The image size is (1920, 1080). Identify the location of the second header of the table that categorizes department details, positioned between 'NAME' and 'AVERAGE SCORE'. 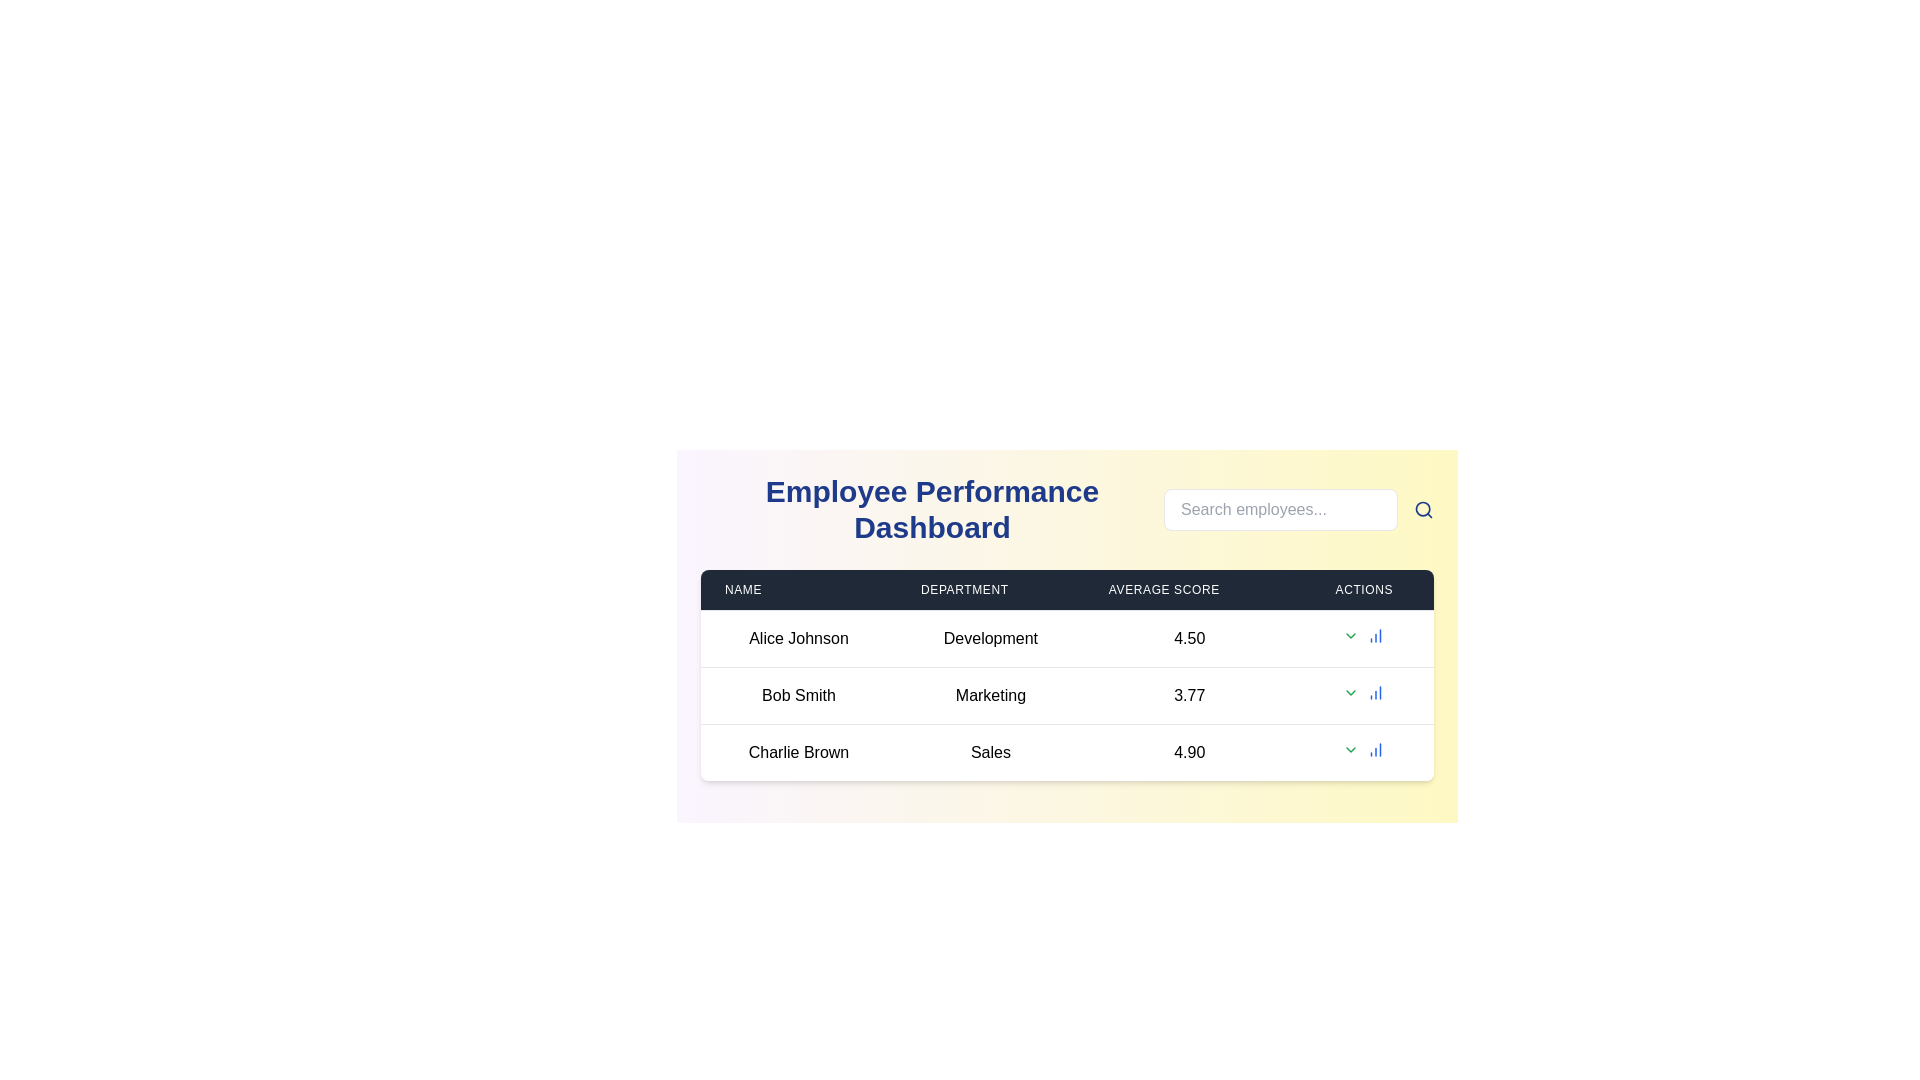
(990, 589).